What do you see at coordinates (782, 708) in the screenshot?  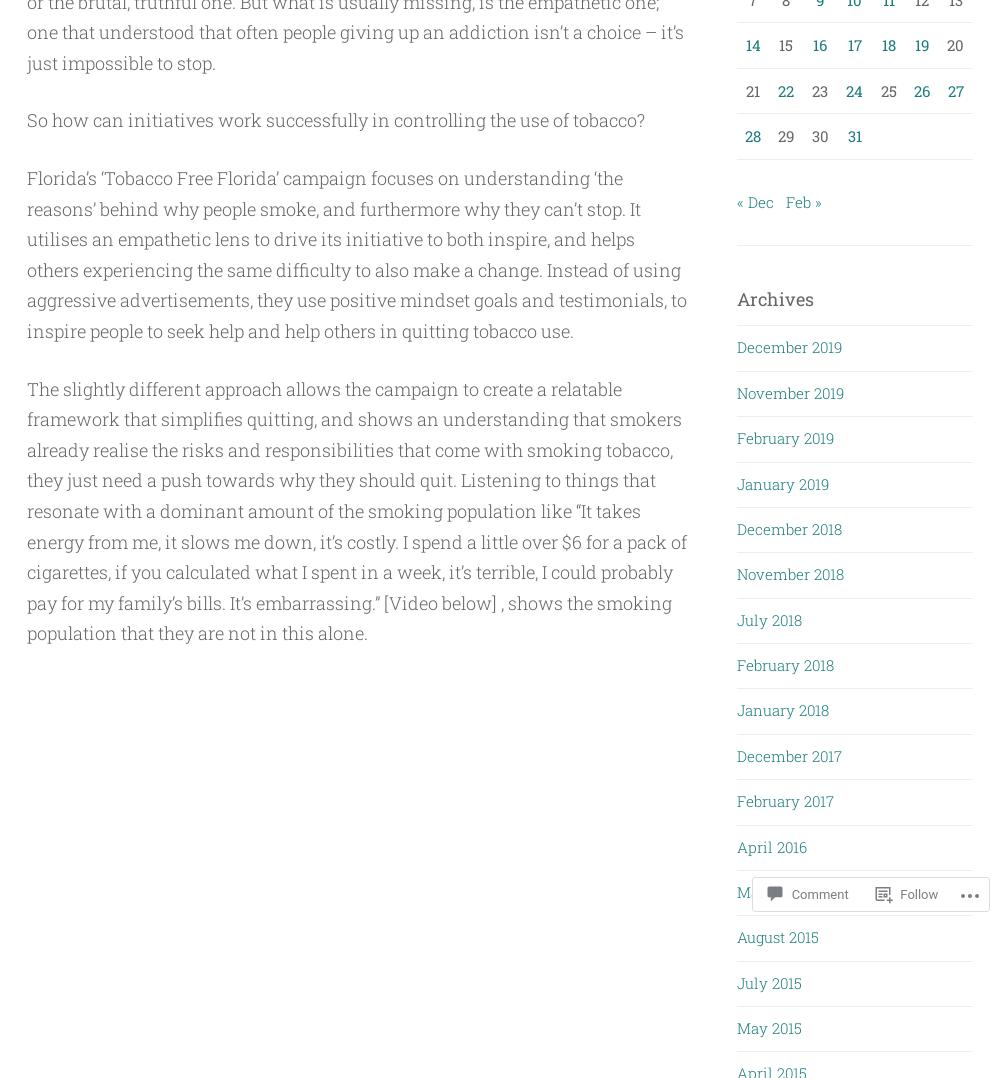 I see `'January 2018'` at bounding box center [782, 708].